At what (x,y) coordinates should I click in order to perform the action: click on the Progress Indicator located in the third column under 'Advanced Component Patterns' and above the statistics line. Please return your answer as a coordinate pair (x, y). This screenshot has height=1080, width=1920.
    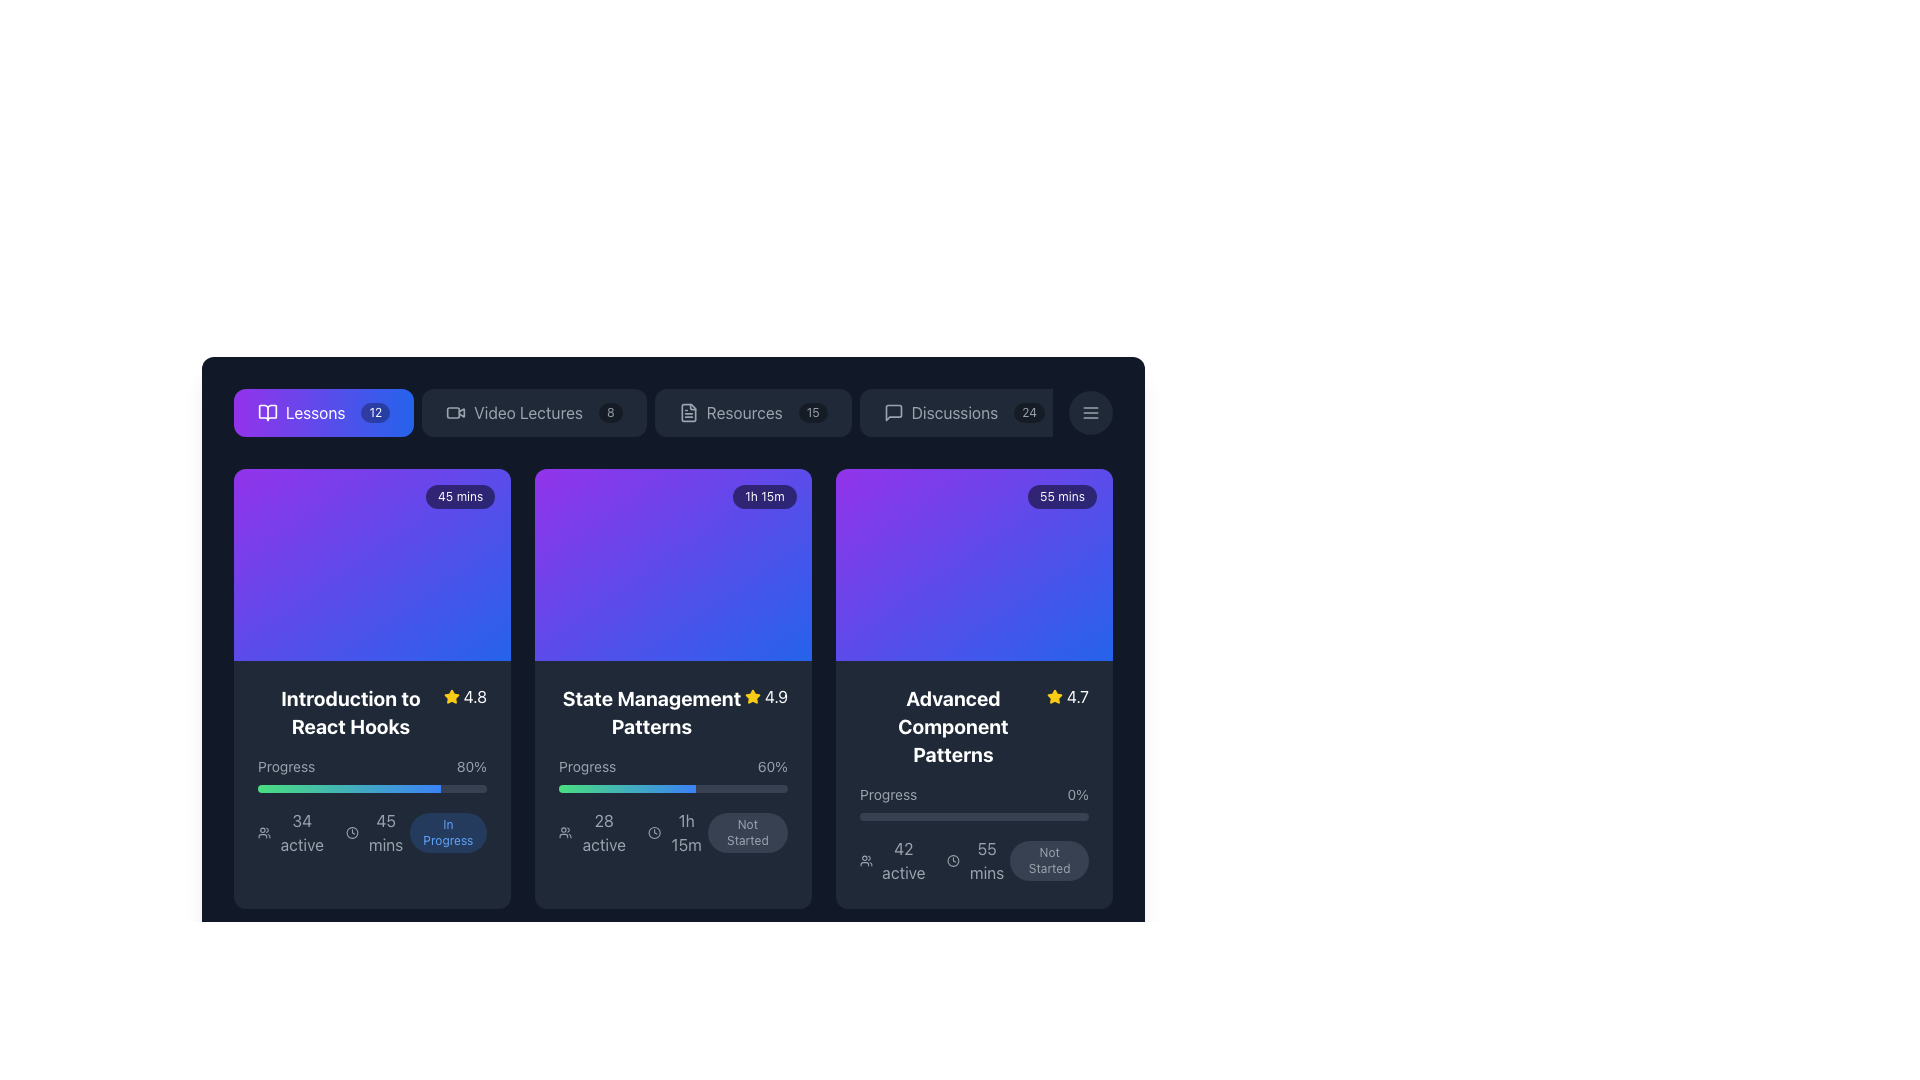
    Looking at the image, I should click on (974, 801).